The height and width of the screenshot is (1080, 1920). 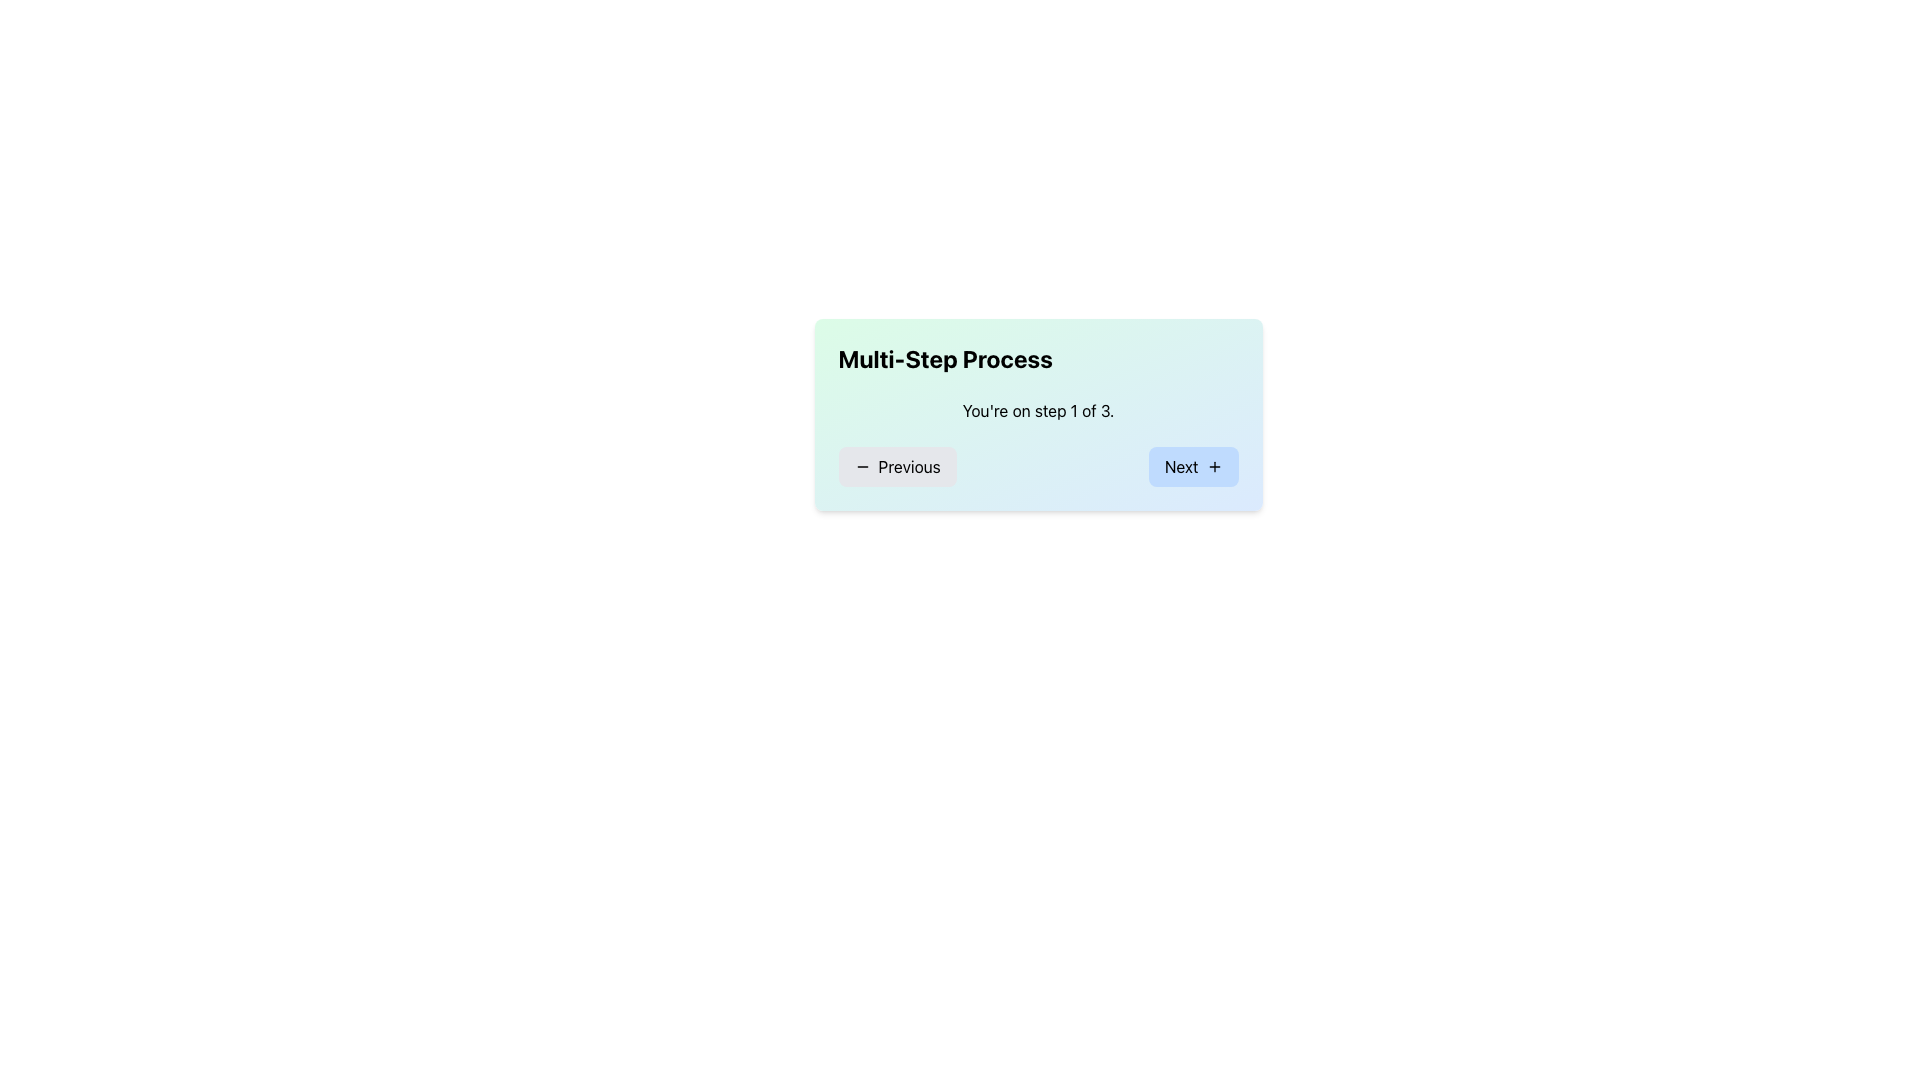 What do you see at coordinates (862, 466) in the screenshot?
I see `the small horizontal line icon located inside the 'Previous' button, which is adjacent to the 'Previous' text` at bounding box center [862, 466].